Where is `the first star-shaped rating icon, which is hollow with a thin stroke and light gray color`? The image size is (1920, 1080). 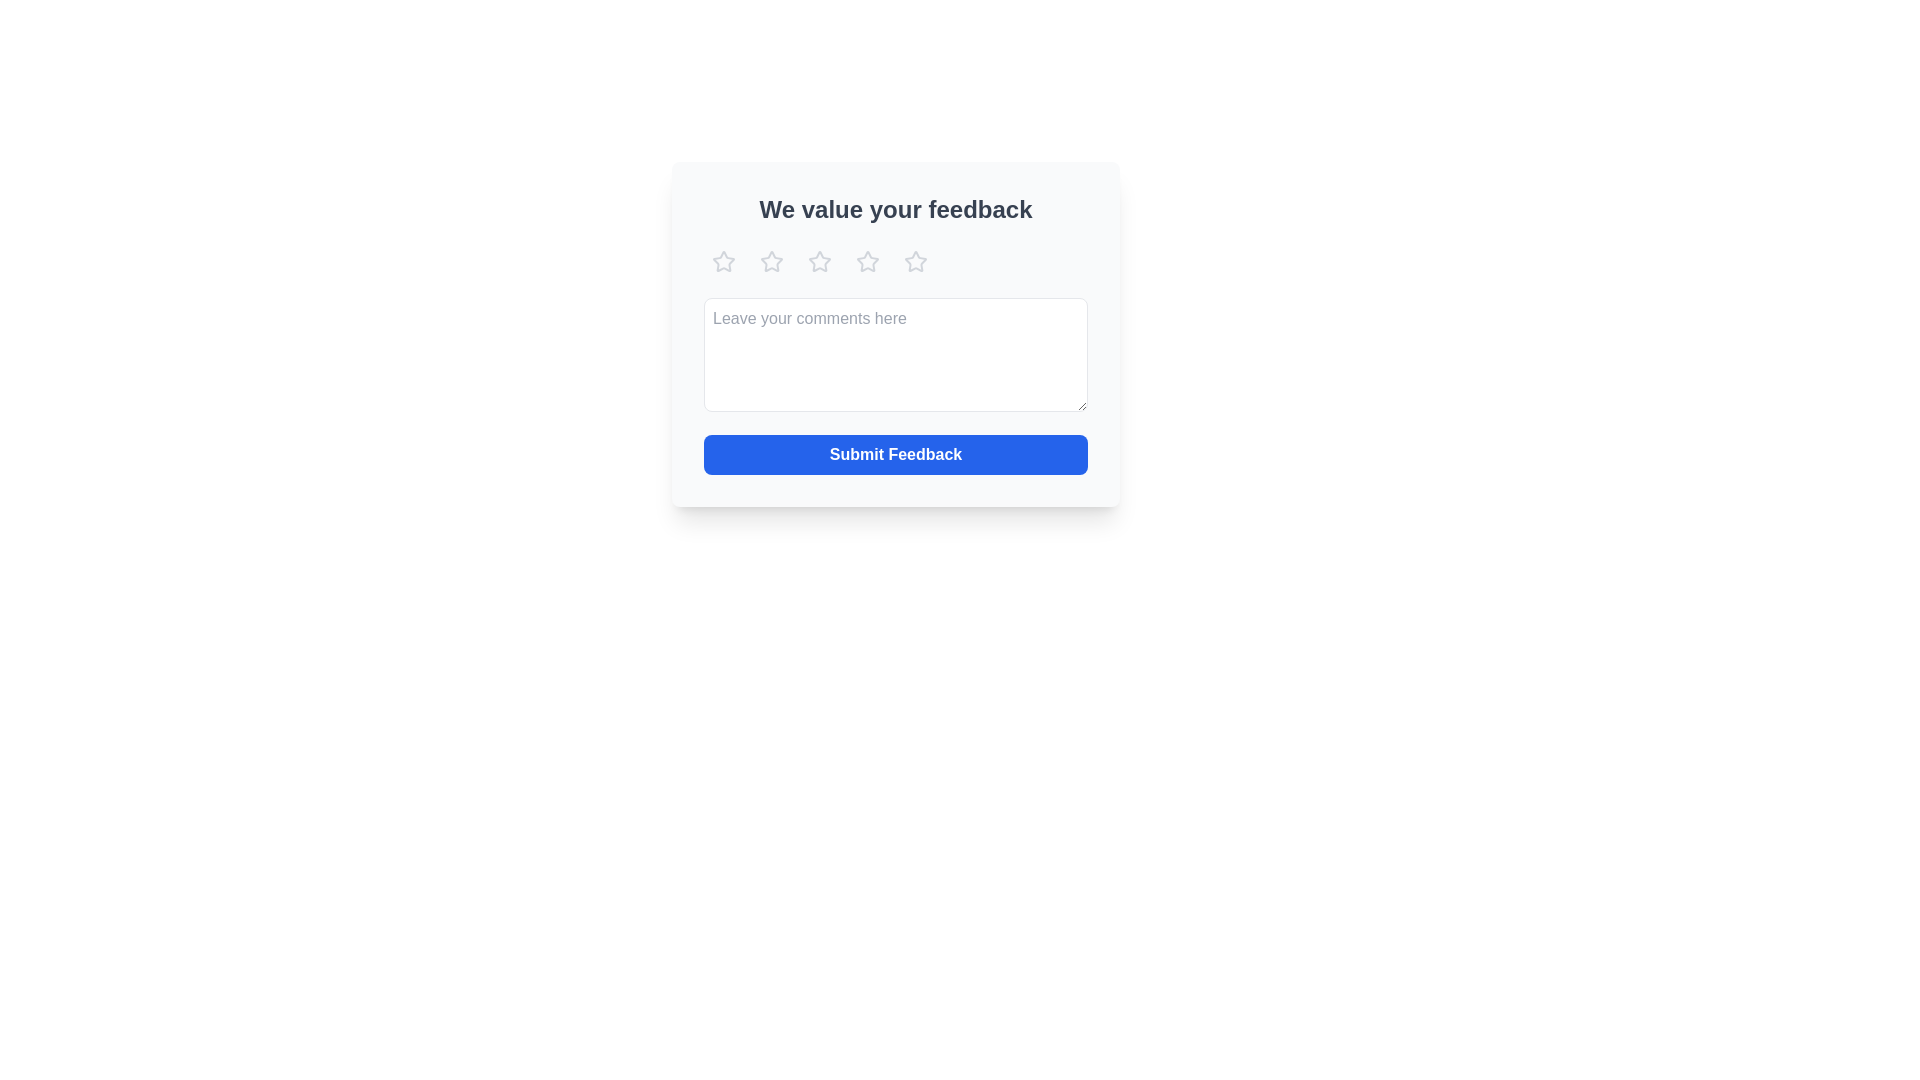
the first star-shaped rating icon, which is hollow with a thin stroke and light gray color is located at coordinates (723, 261).